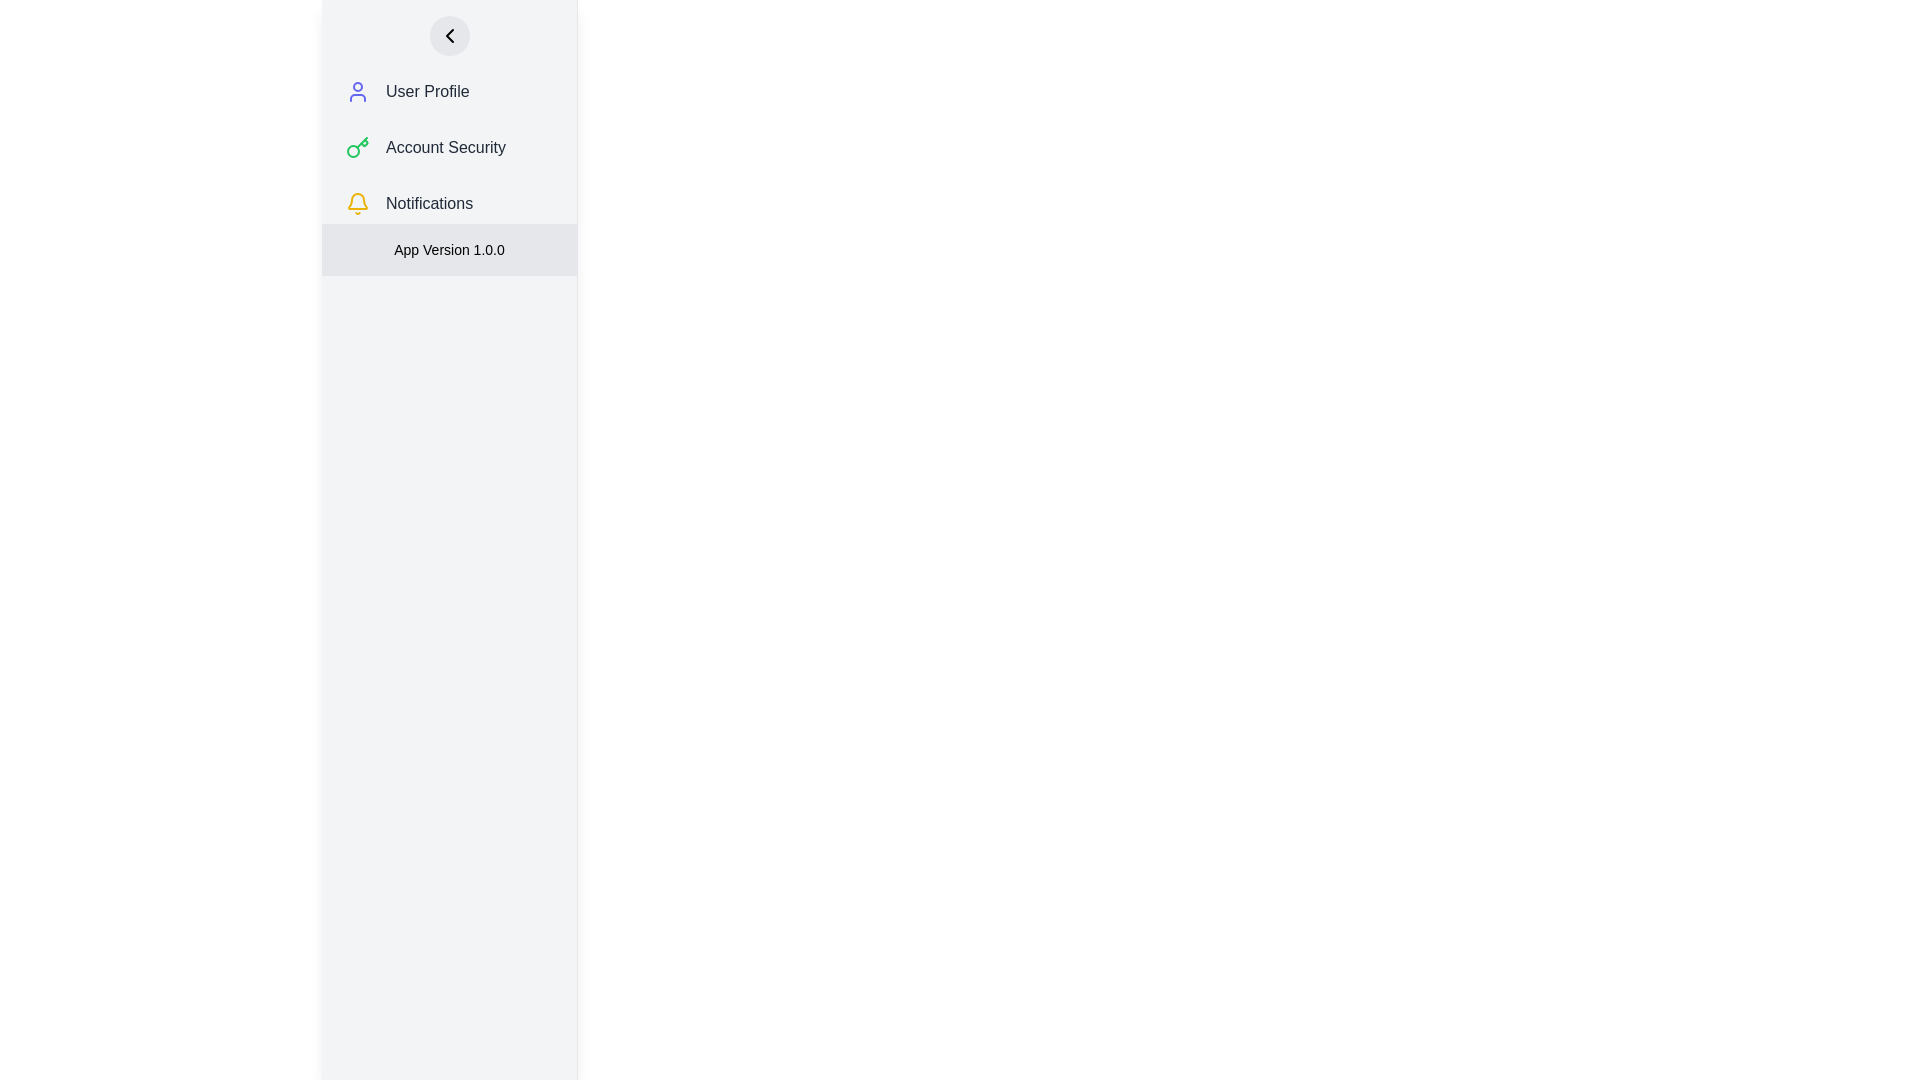 This screenshot has height=1080, width=1920. I want to click on the notification icon (bell icon) located next to the 'Notifications' label in the sidebar menu, which is the third item from the top, so click(358, 204).